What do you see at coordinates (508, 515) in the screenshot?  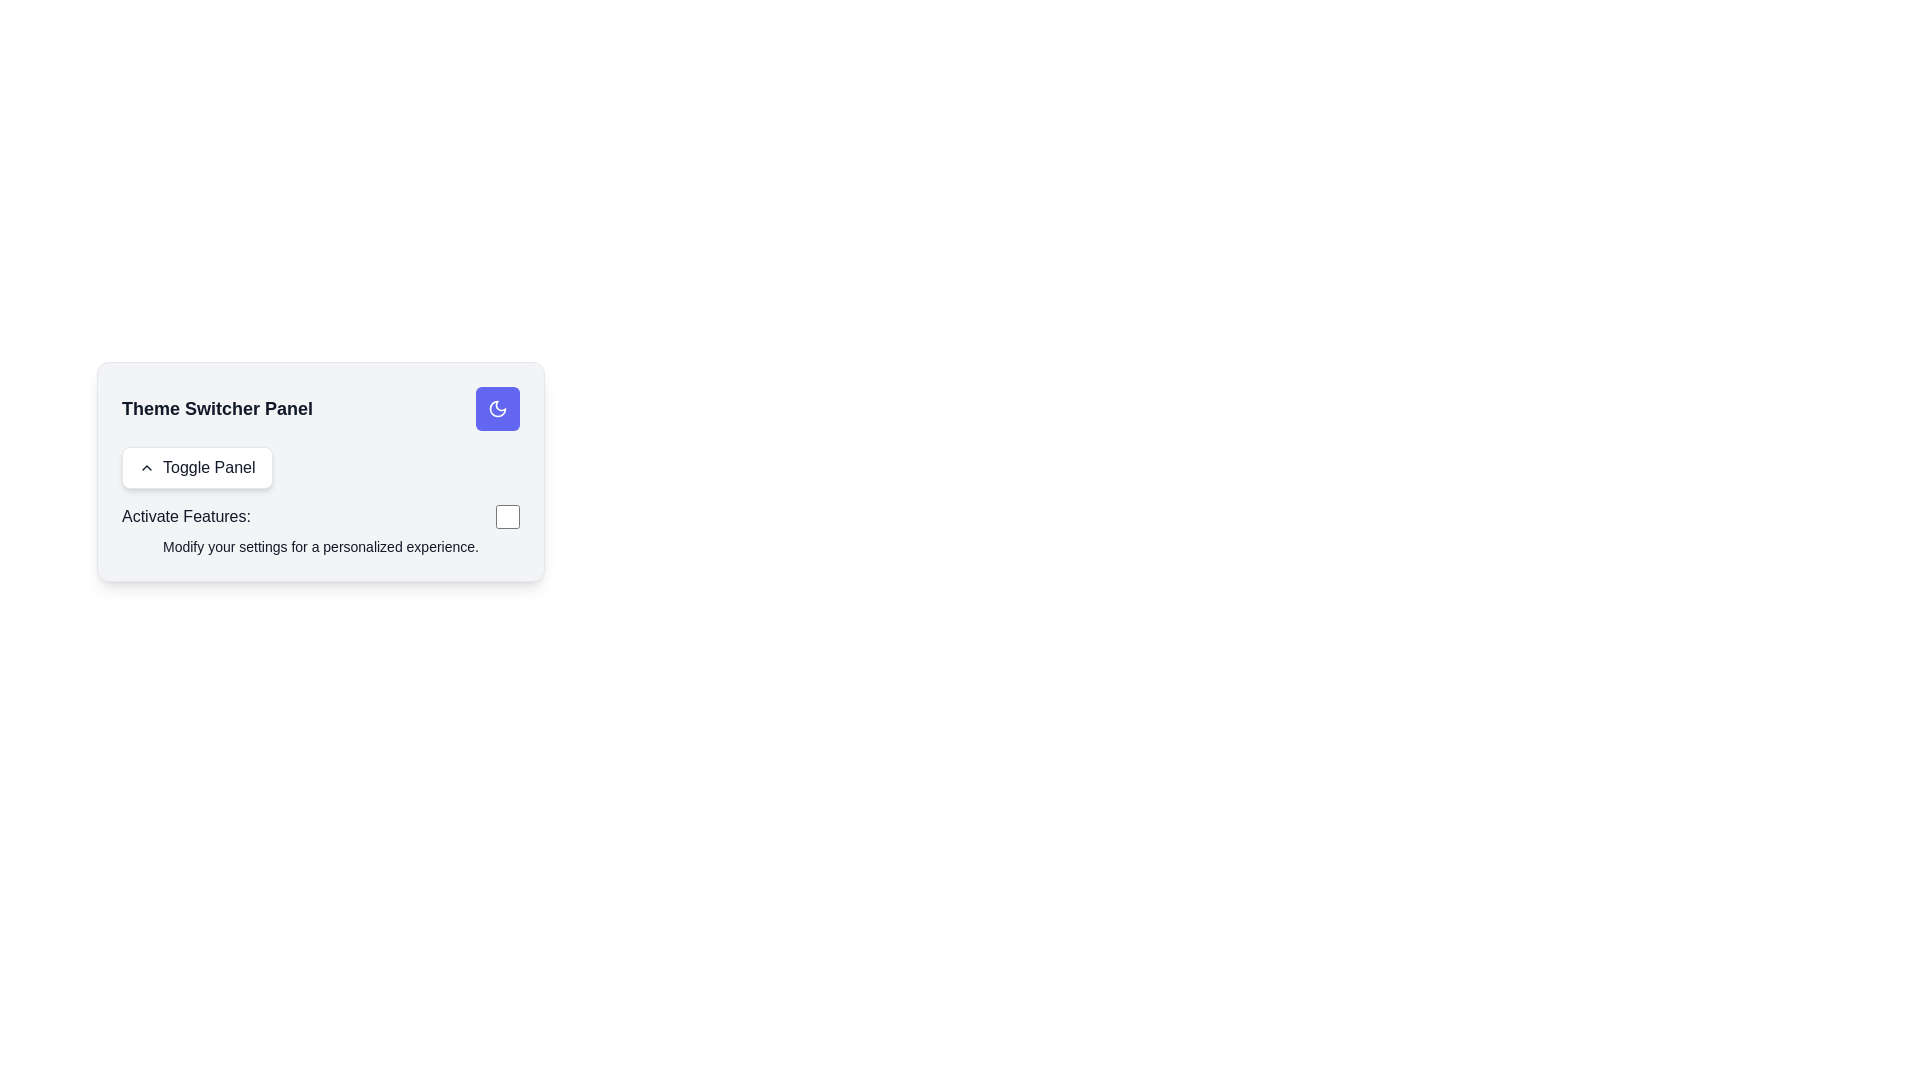 I see `the checkbox located next to the 'Activate Features:' label in the 'Theme Switcher Panel'` at bounding box center [508, 515].